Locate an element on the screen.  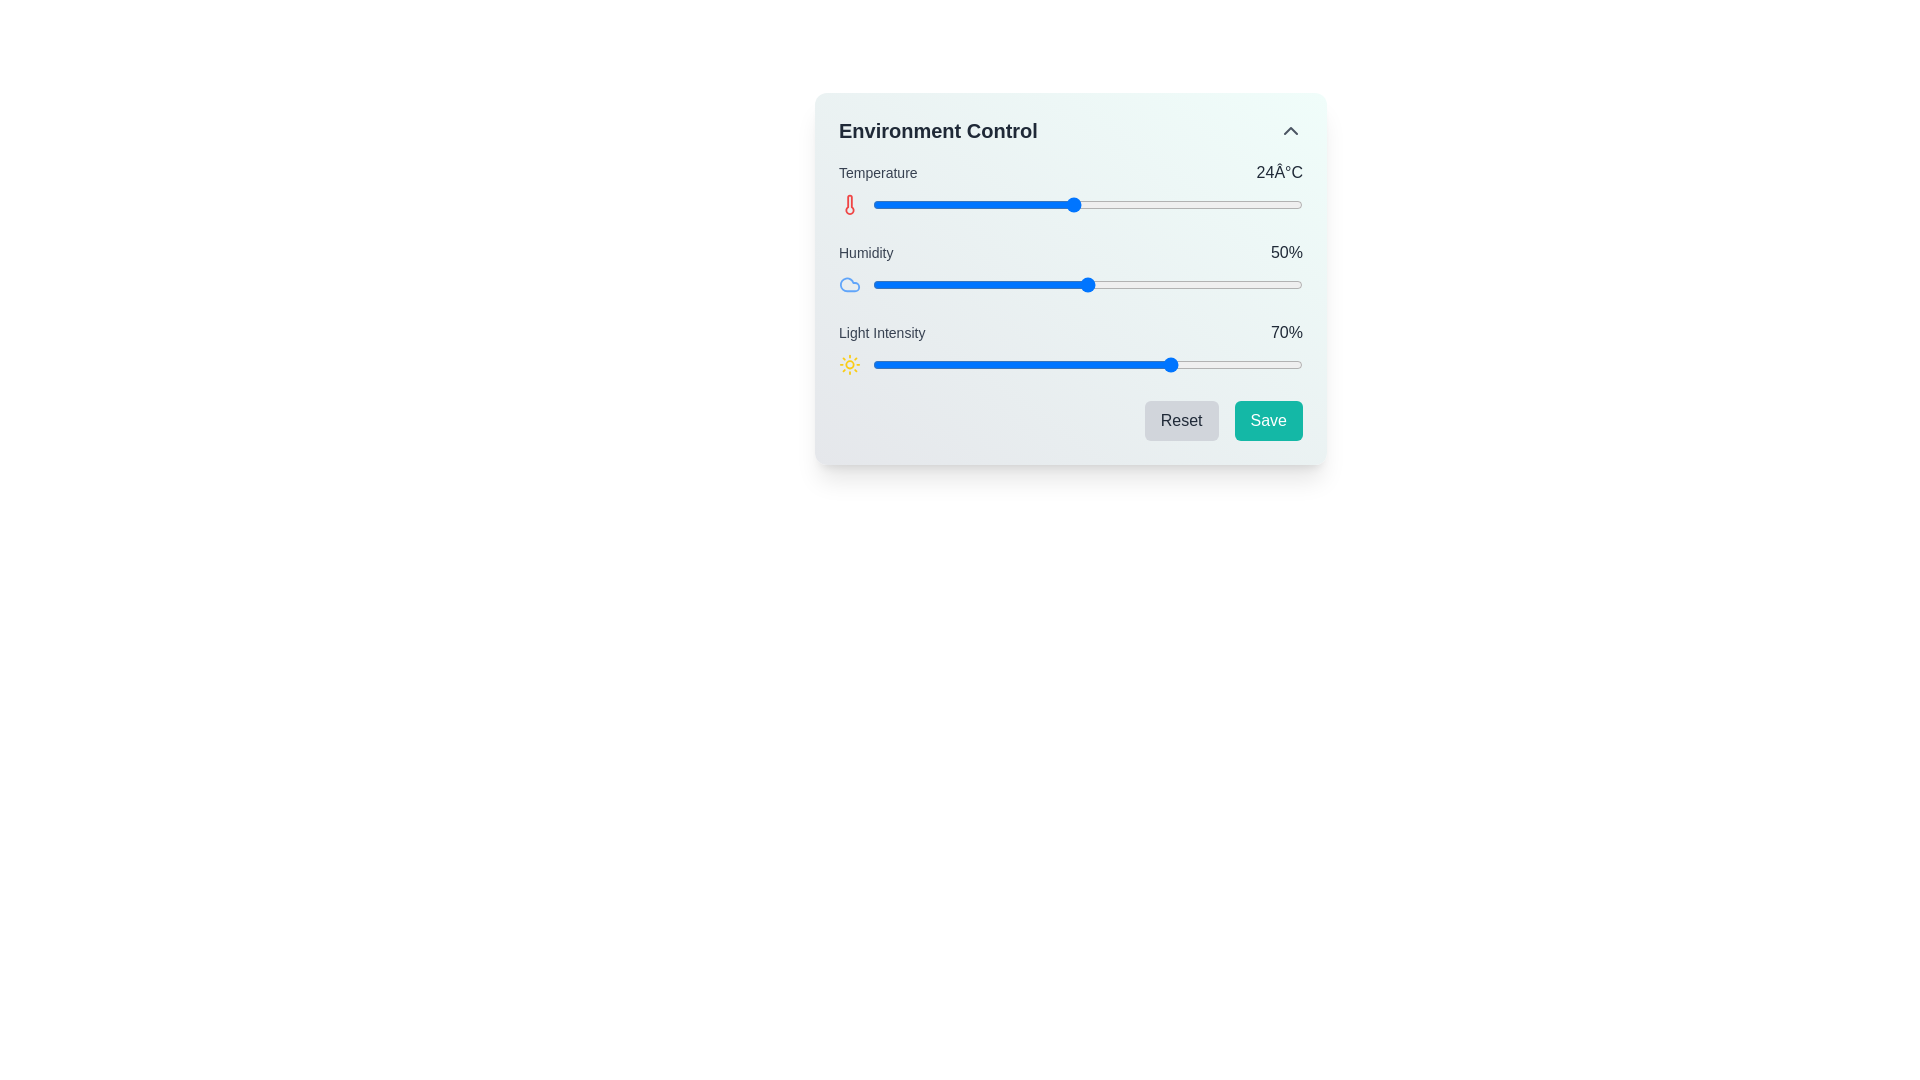
temperature is located at coordinates (929, 204).